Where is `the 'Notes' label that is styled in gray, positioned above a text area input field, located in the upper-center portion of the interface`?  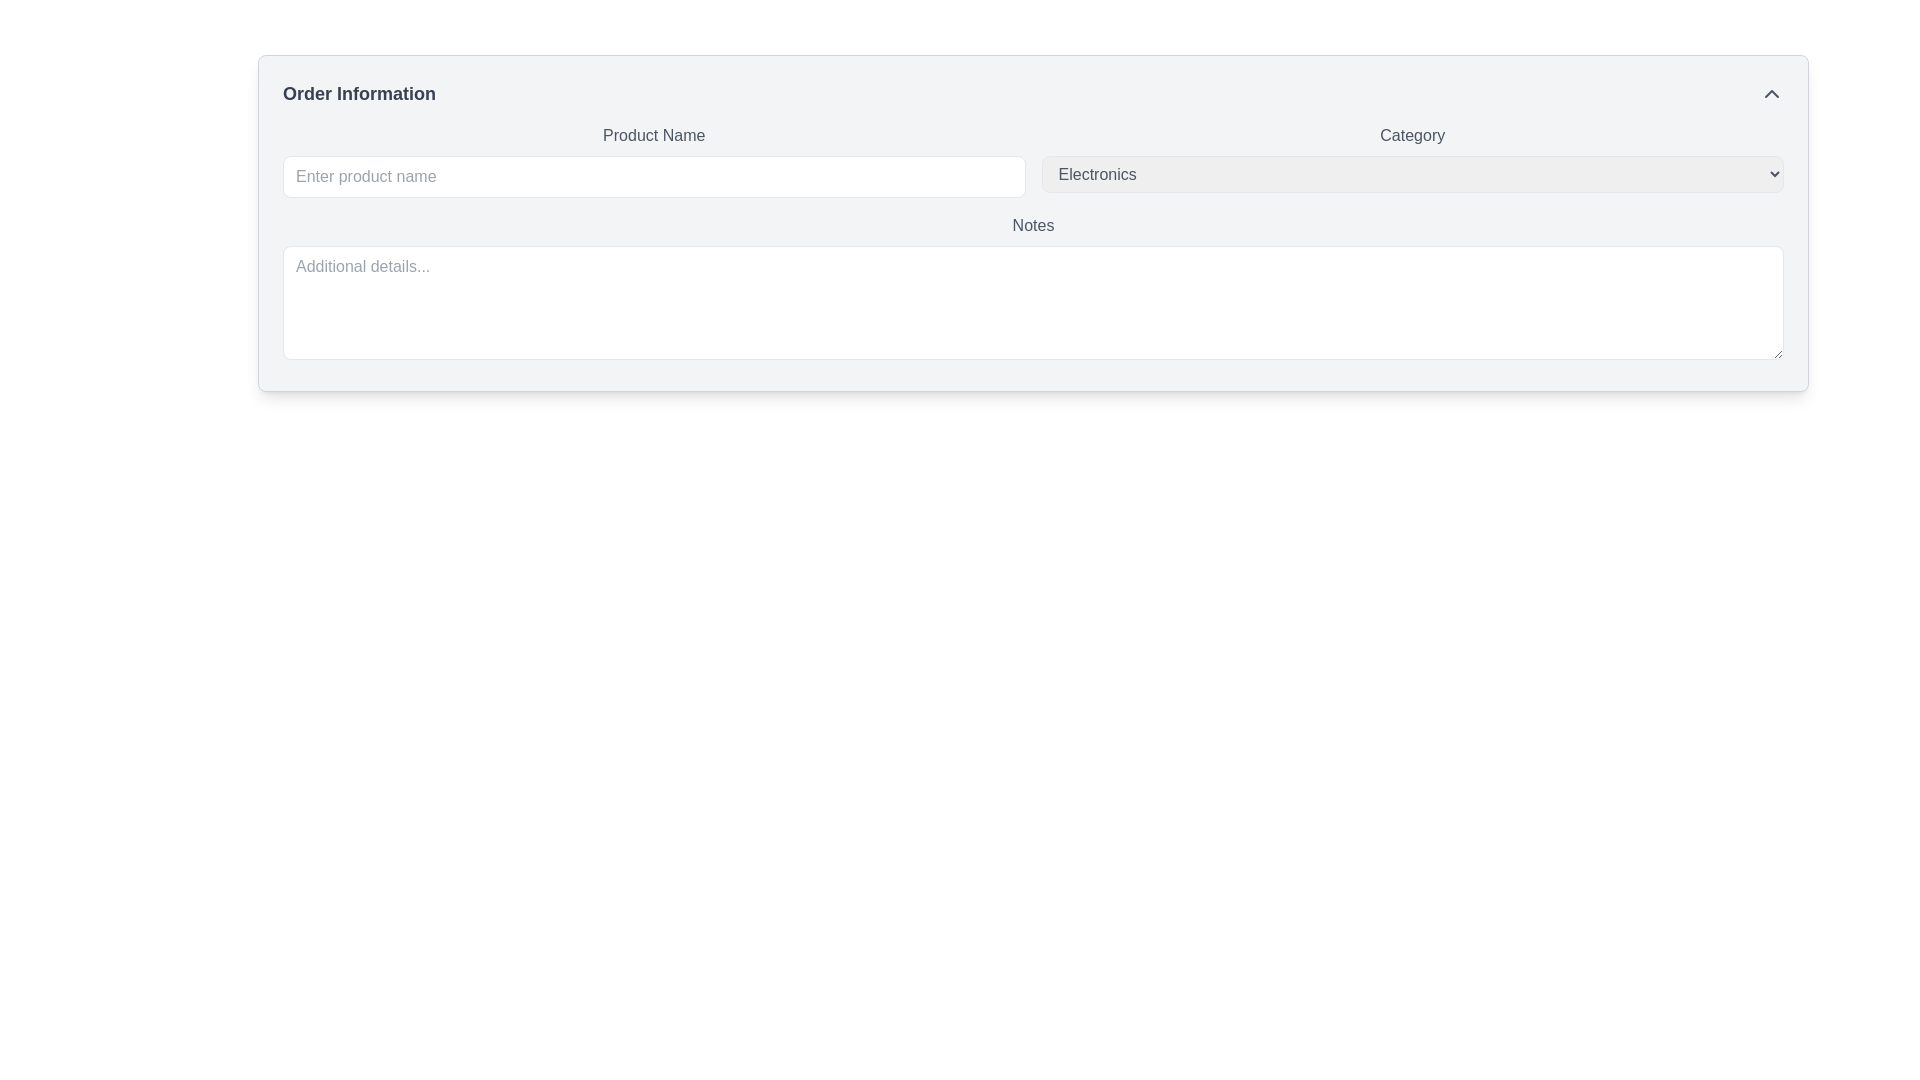
the 'Notes' label that is styled in gray, positioned above a text area input field, located in the upper-center portion of the interface is located at coordinates (1033, 225).